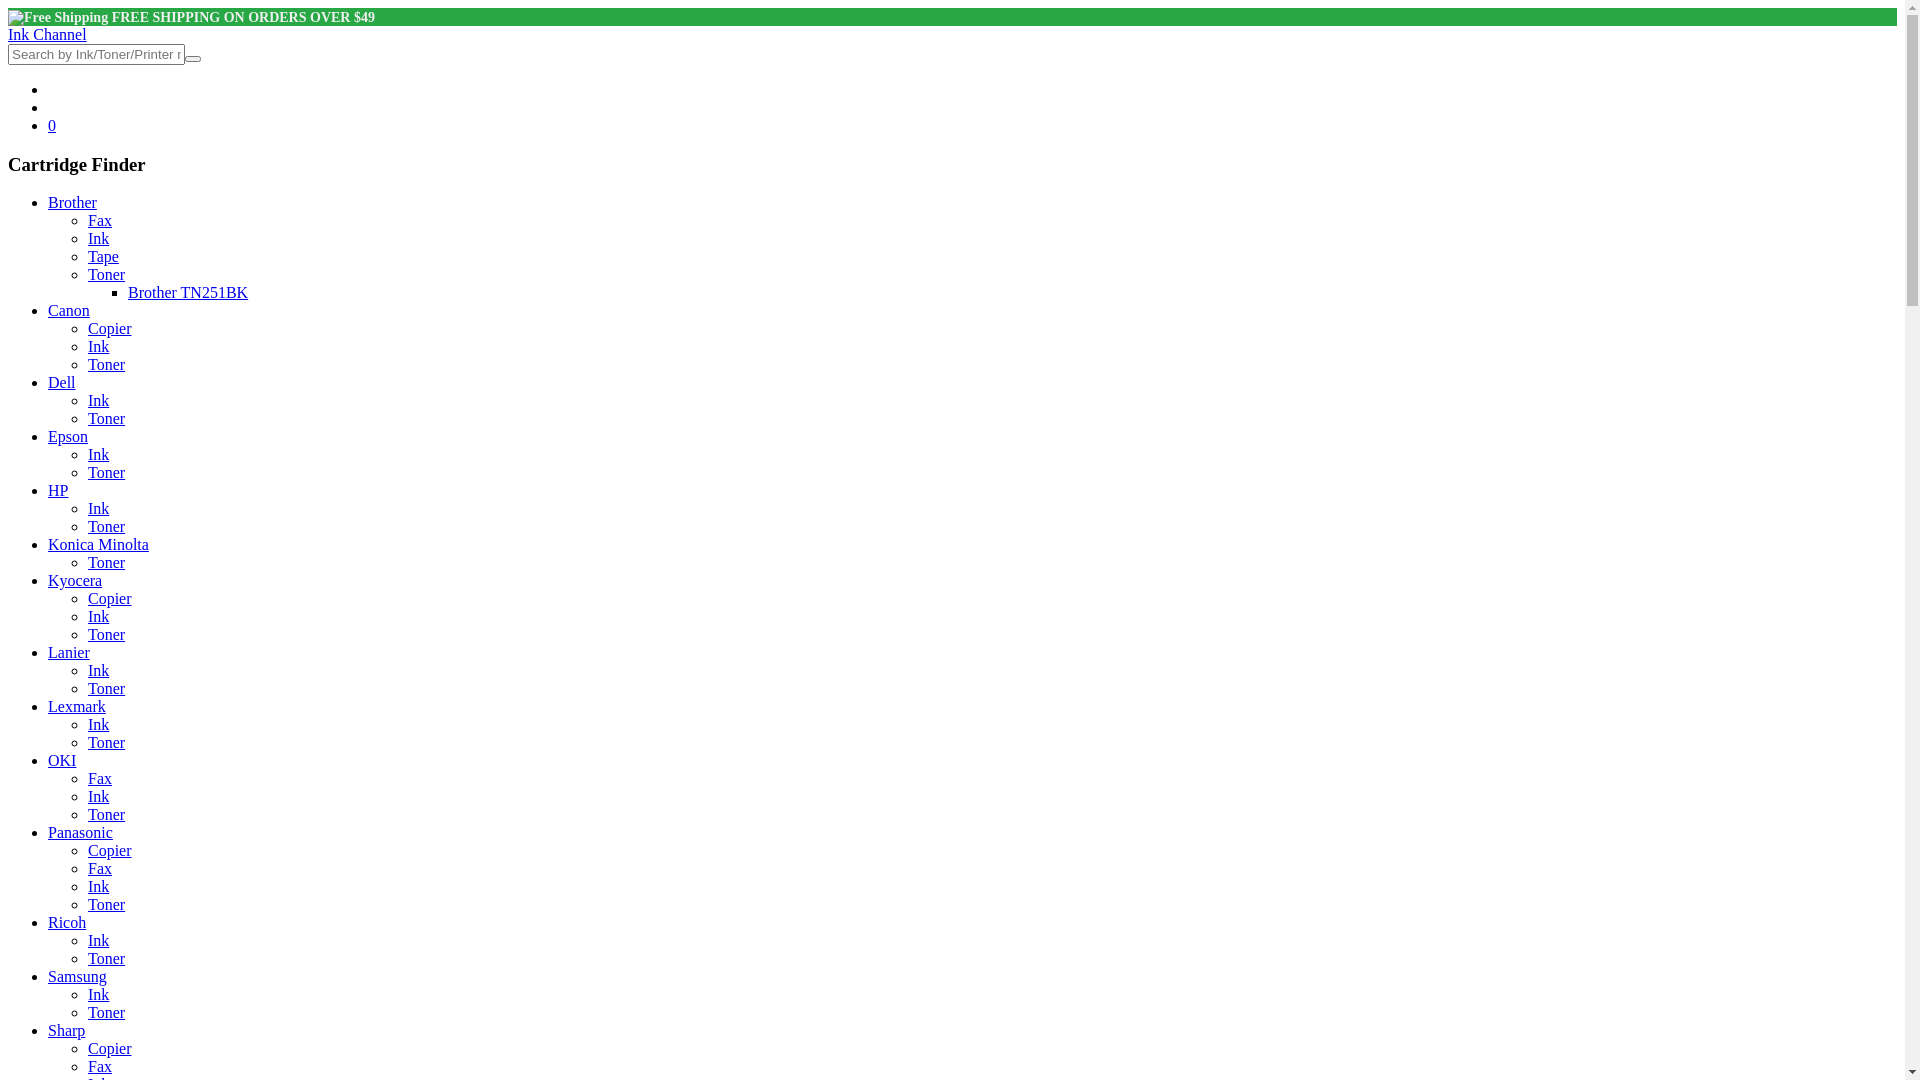  What do you see at coordinates (8, 34) in the screenshot?
I see `'Ink Channel'` at bounding box center [8, 34].